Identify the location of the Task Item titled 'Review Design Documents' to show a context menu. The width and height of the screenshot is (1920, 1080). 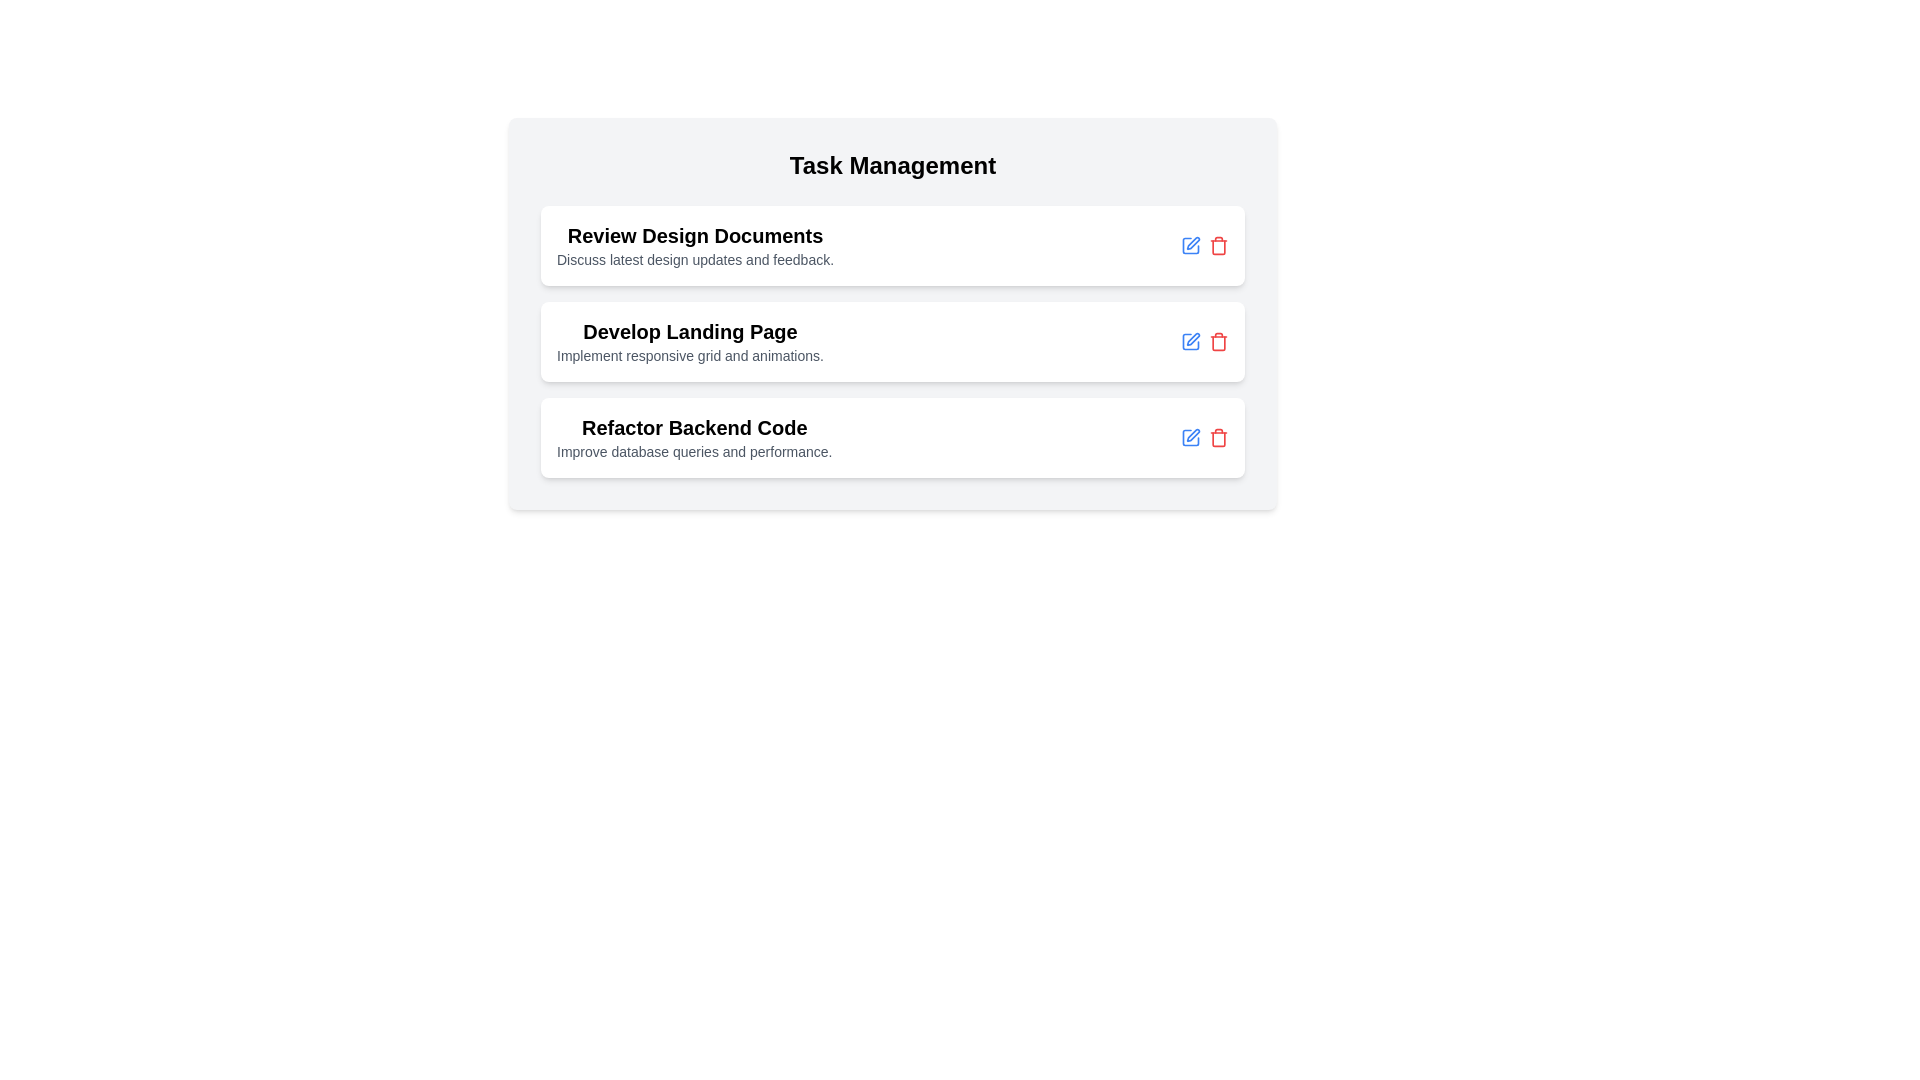
(891, 245).